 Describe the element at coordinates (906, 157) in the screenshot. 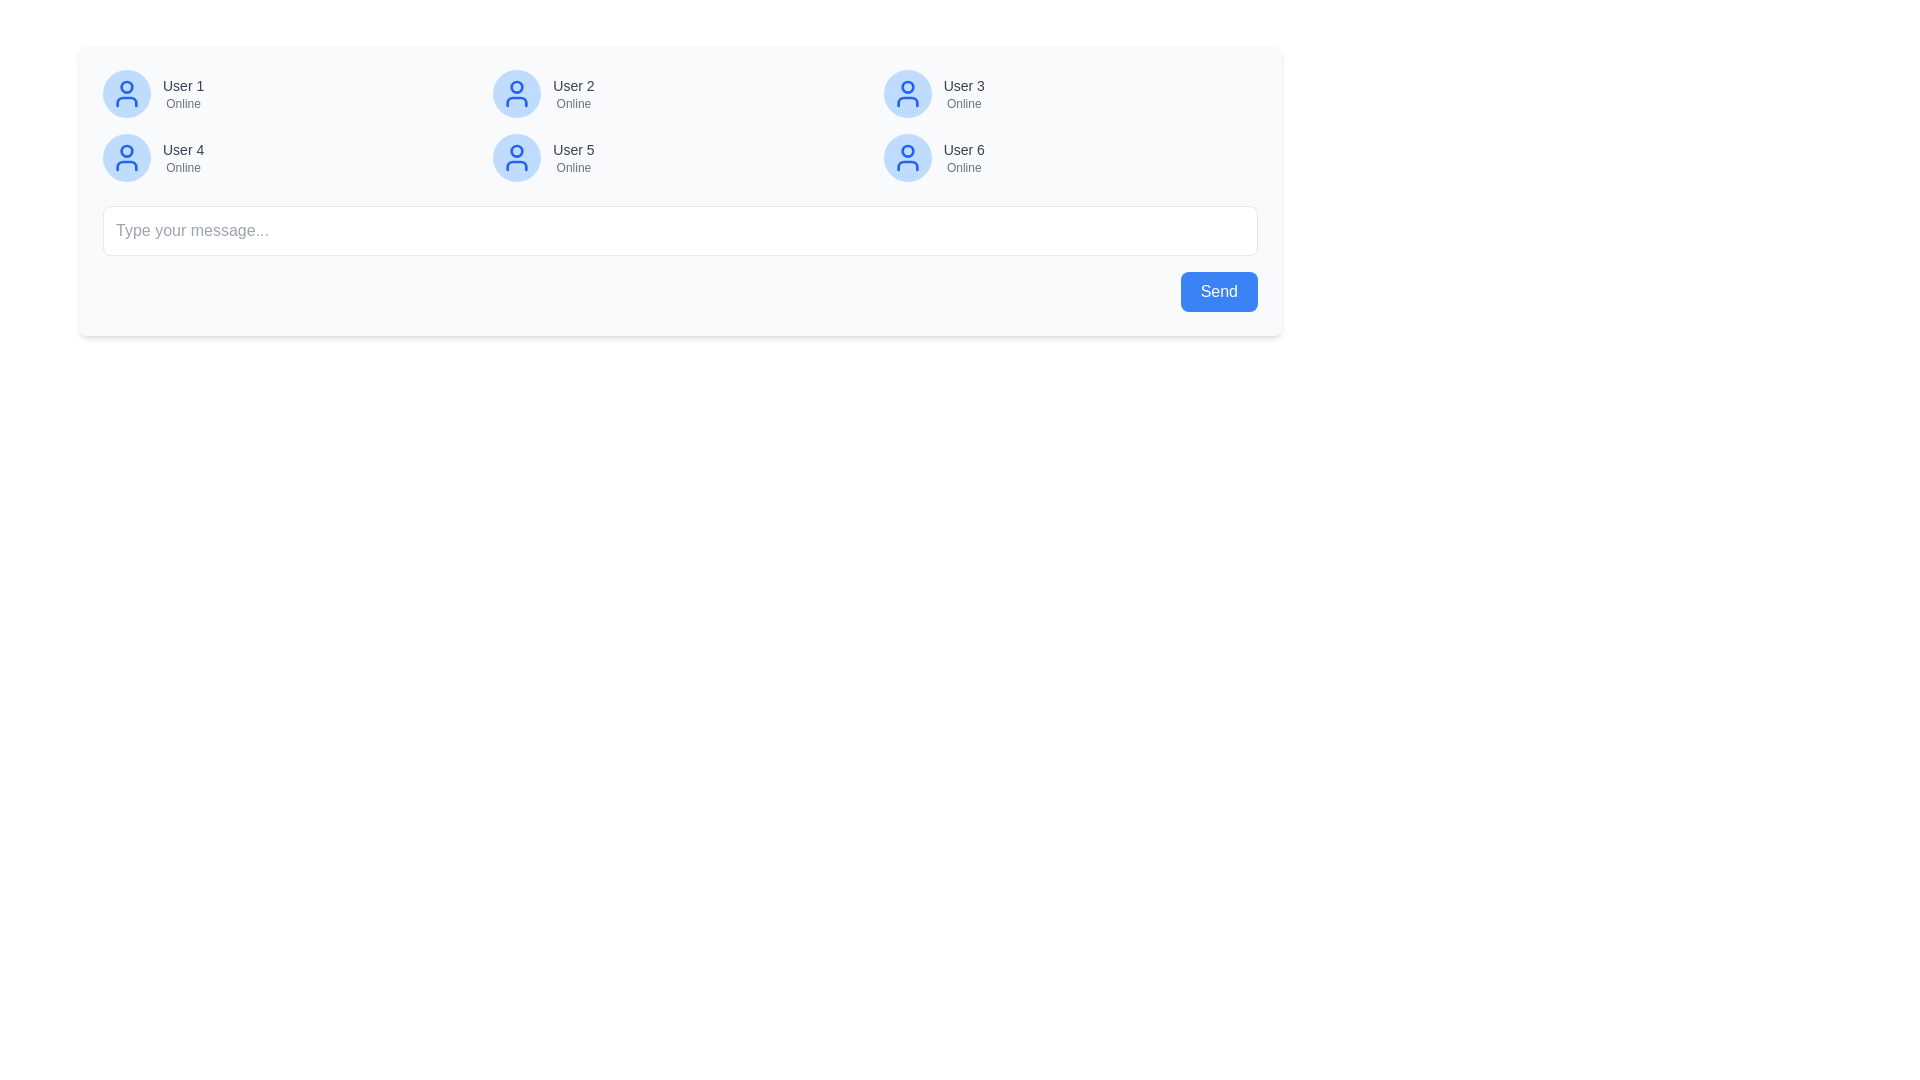

I see `the sixth user icon in a 2x3 grid layout, located in the second row, third column, near the bottom right of the display region` at that location.